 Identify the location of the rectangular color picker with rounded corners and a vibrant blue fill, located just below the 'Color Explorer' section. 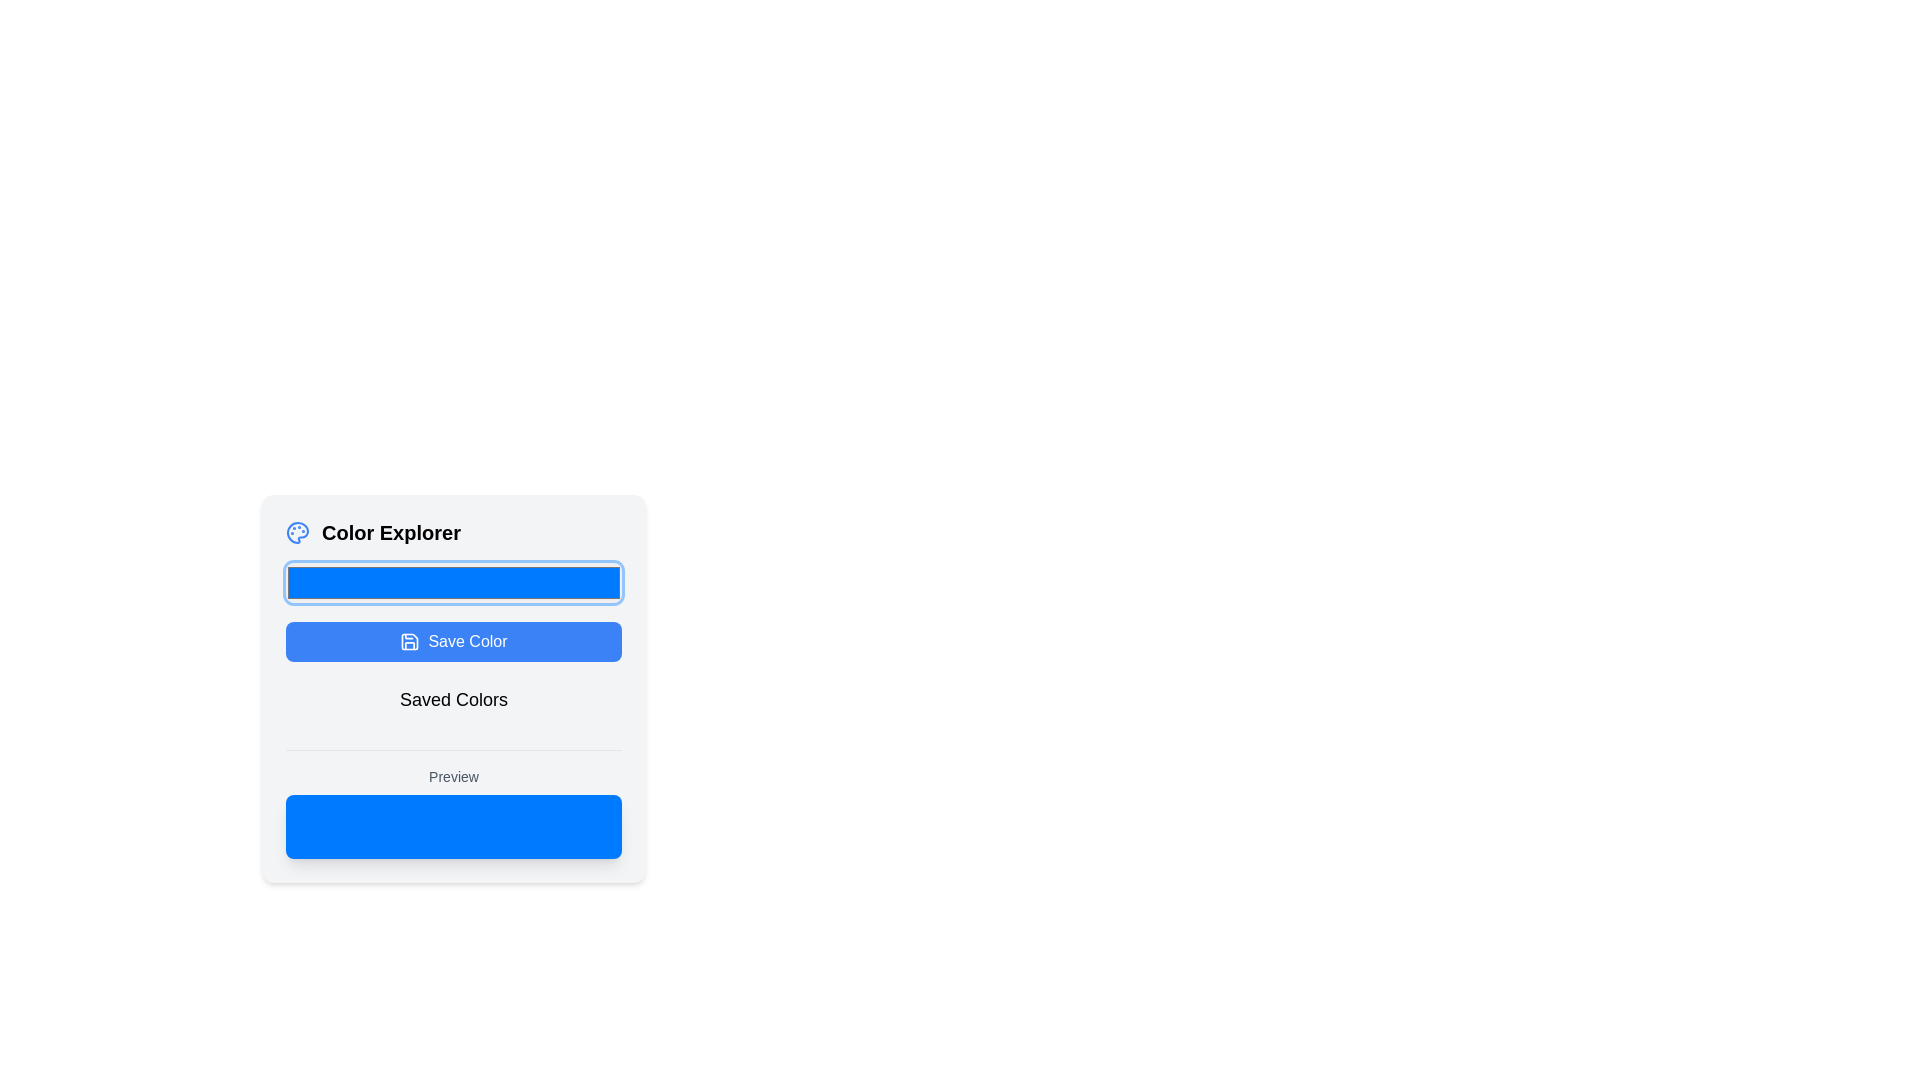
(453, 582).